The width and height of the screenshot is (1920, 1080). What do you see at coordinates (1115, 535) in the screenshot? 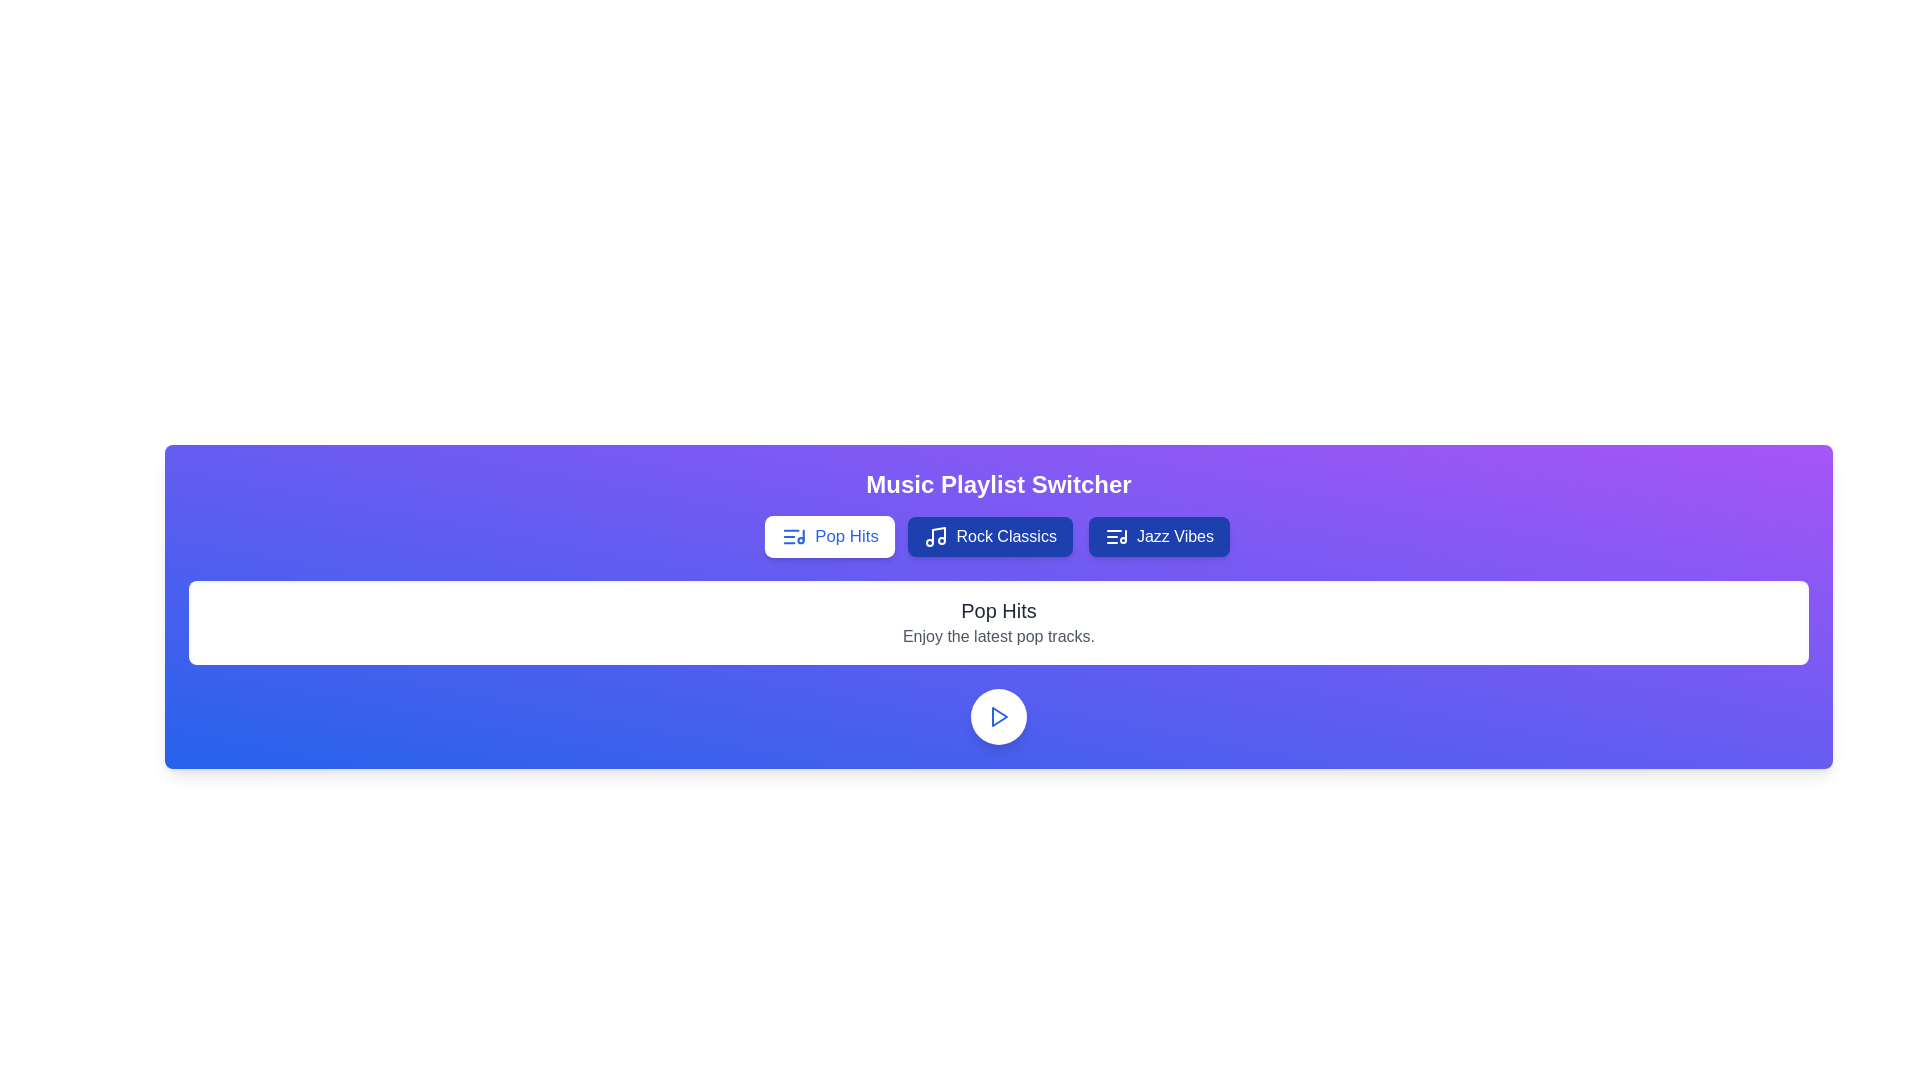
I see `the decorative icon for the 'Jazz Vibes' button, which is positioned on the left side of the button's textual label within a group of three buttons` at bounding box center [1115, 535].